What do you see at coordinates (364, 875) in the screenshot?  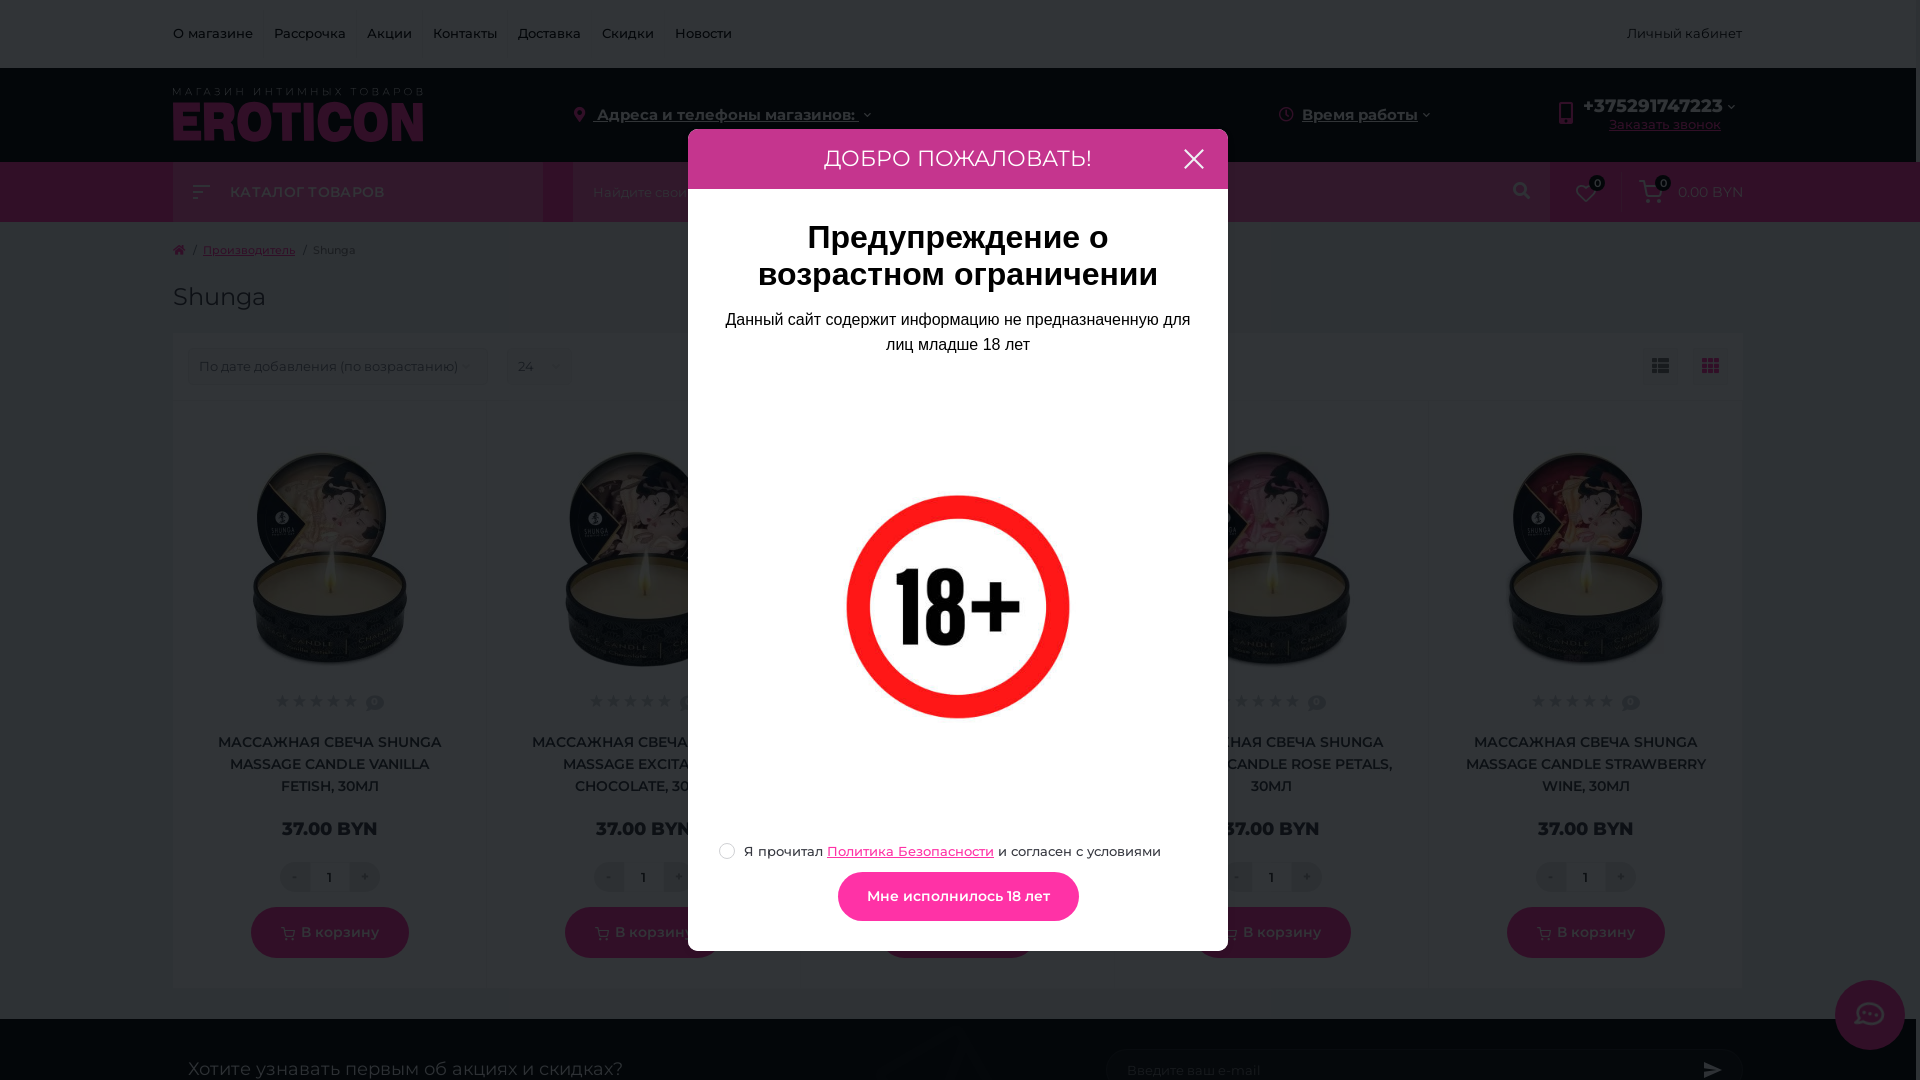 I see `'+'` at bounding box center [364, 875].